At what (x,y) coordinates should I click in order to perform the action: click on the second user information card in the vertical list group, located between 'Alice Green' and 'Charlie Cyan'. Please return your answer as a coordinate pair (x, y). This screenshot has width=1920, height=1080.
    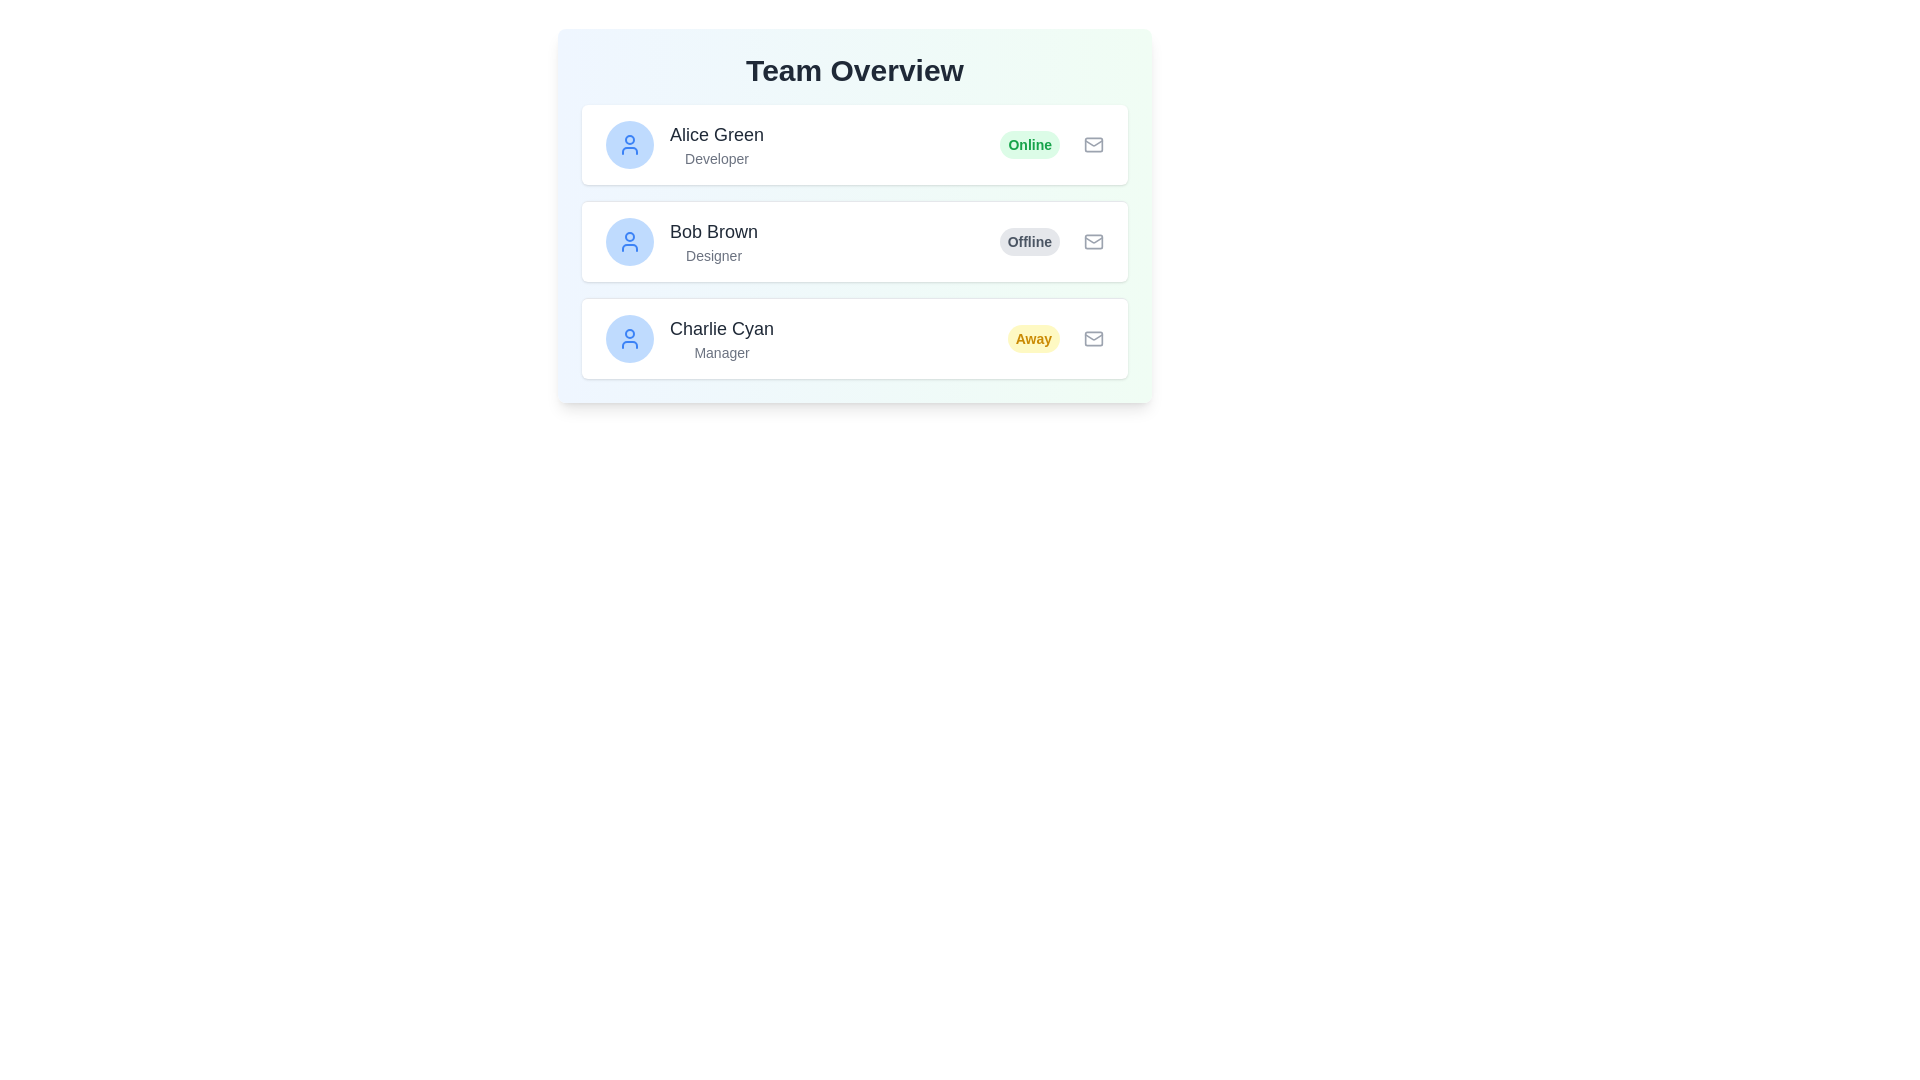
    Looking at the image, I should click on (854, 241).